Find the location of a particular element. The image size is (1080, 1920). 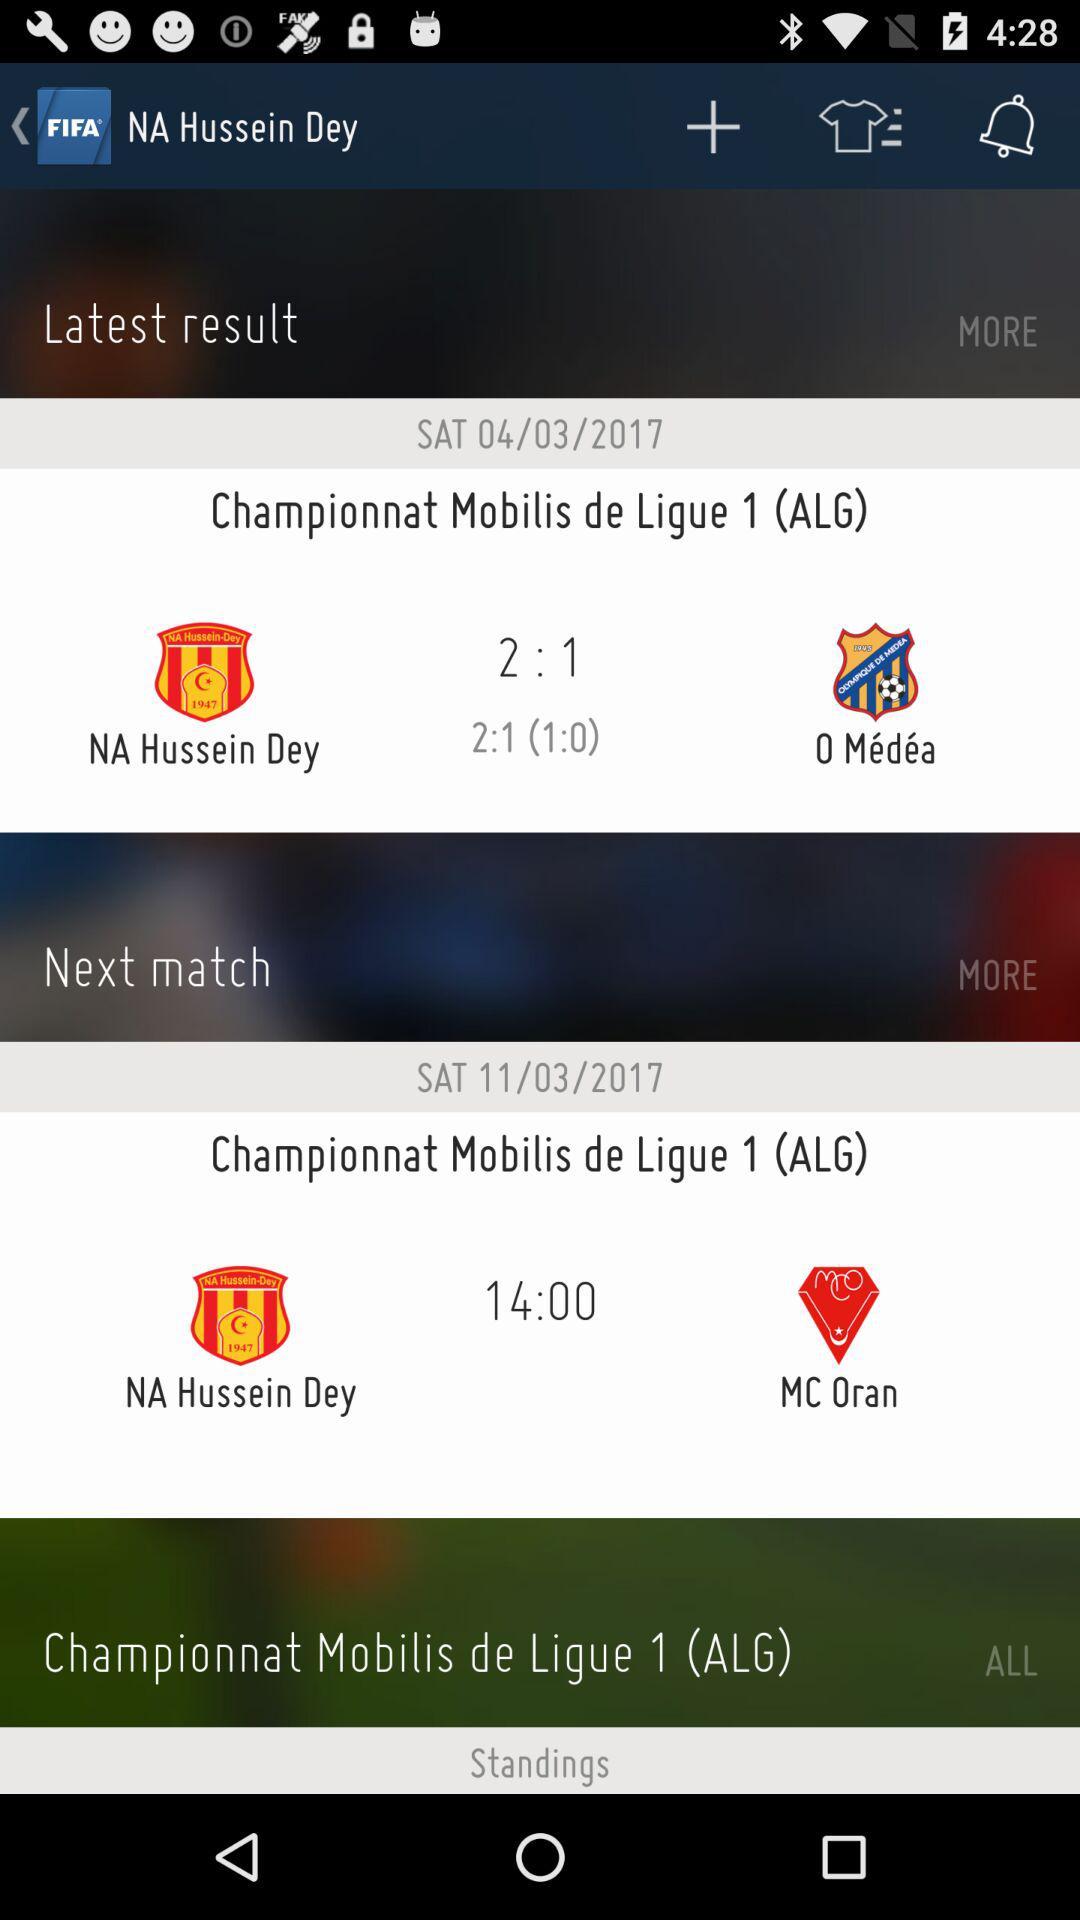

the item above the sat 04 03 is located at coordinates (711, 124).